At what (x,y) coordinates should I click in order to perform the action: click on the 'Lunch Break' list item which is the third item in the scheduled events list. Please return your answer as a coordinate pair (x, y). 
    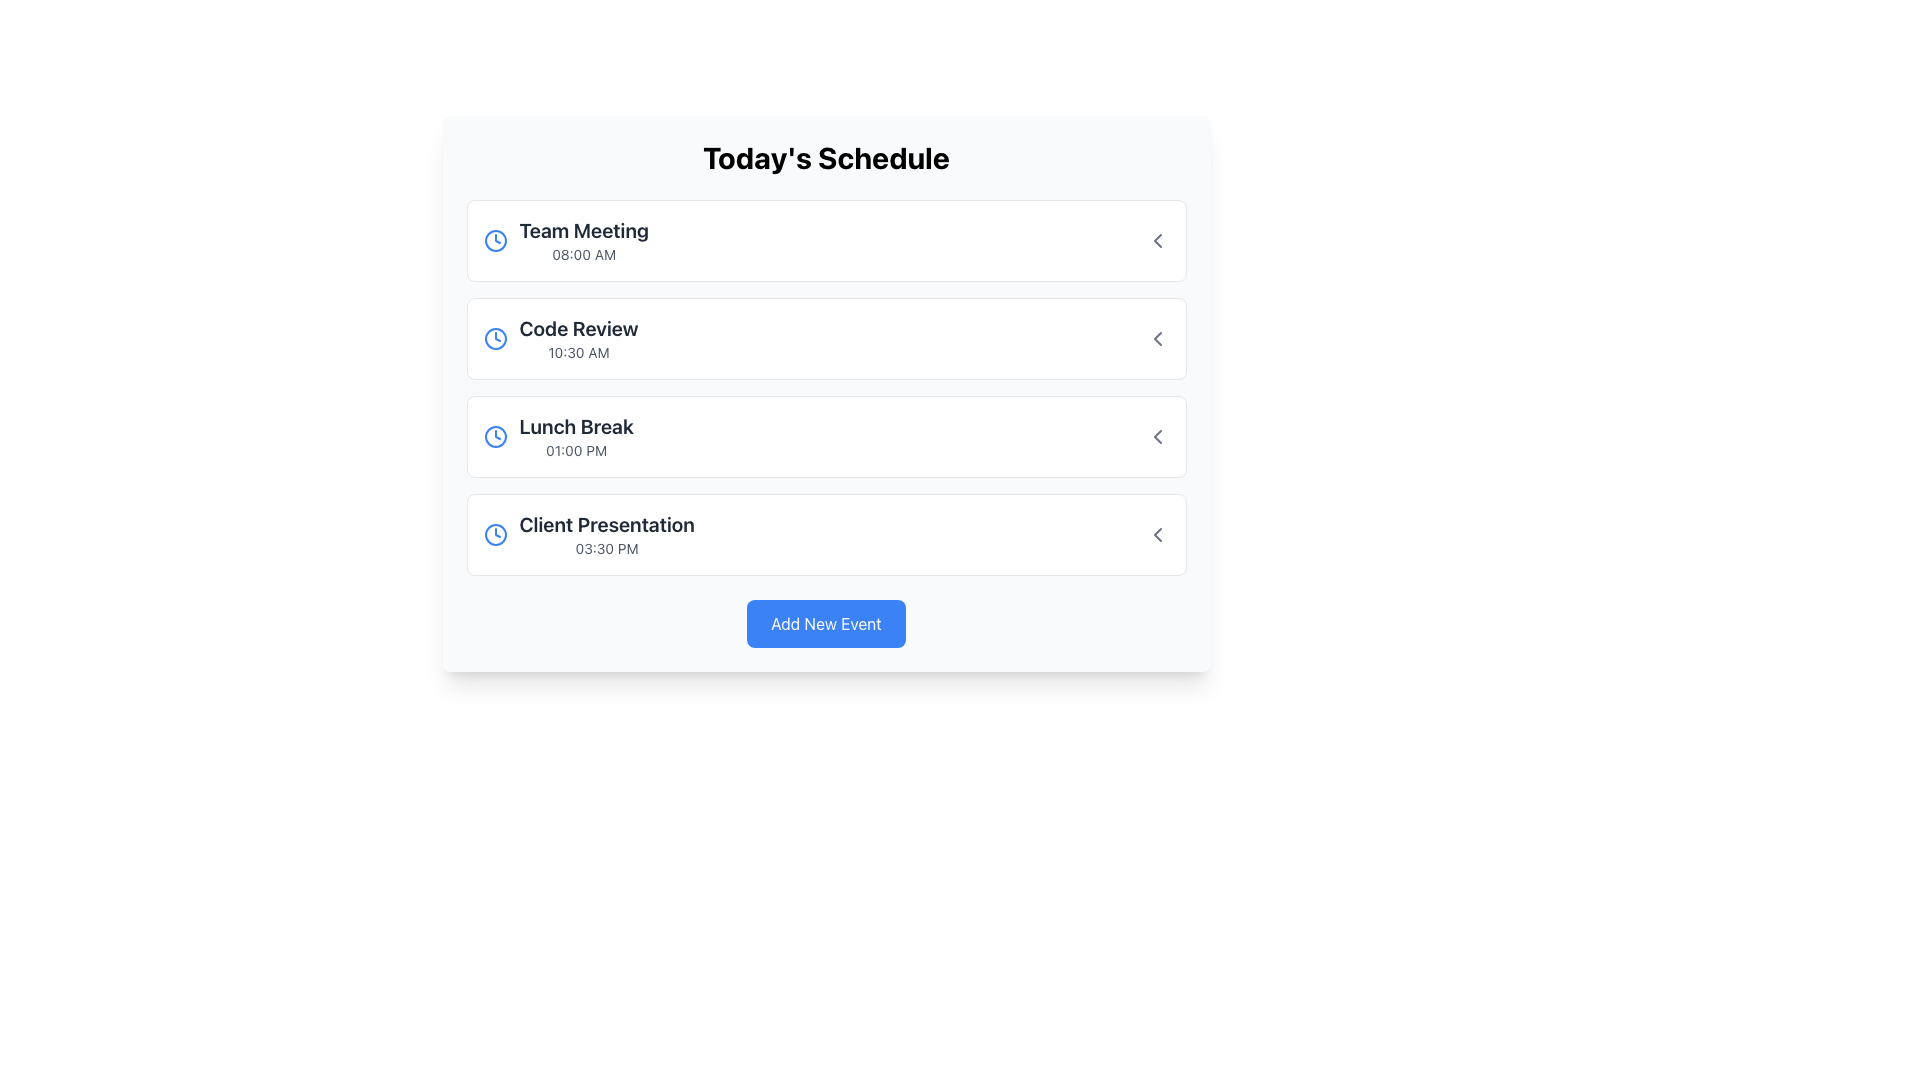
    Looking at the image, I should click on (826, 435).